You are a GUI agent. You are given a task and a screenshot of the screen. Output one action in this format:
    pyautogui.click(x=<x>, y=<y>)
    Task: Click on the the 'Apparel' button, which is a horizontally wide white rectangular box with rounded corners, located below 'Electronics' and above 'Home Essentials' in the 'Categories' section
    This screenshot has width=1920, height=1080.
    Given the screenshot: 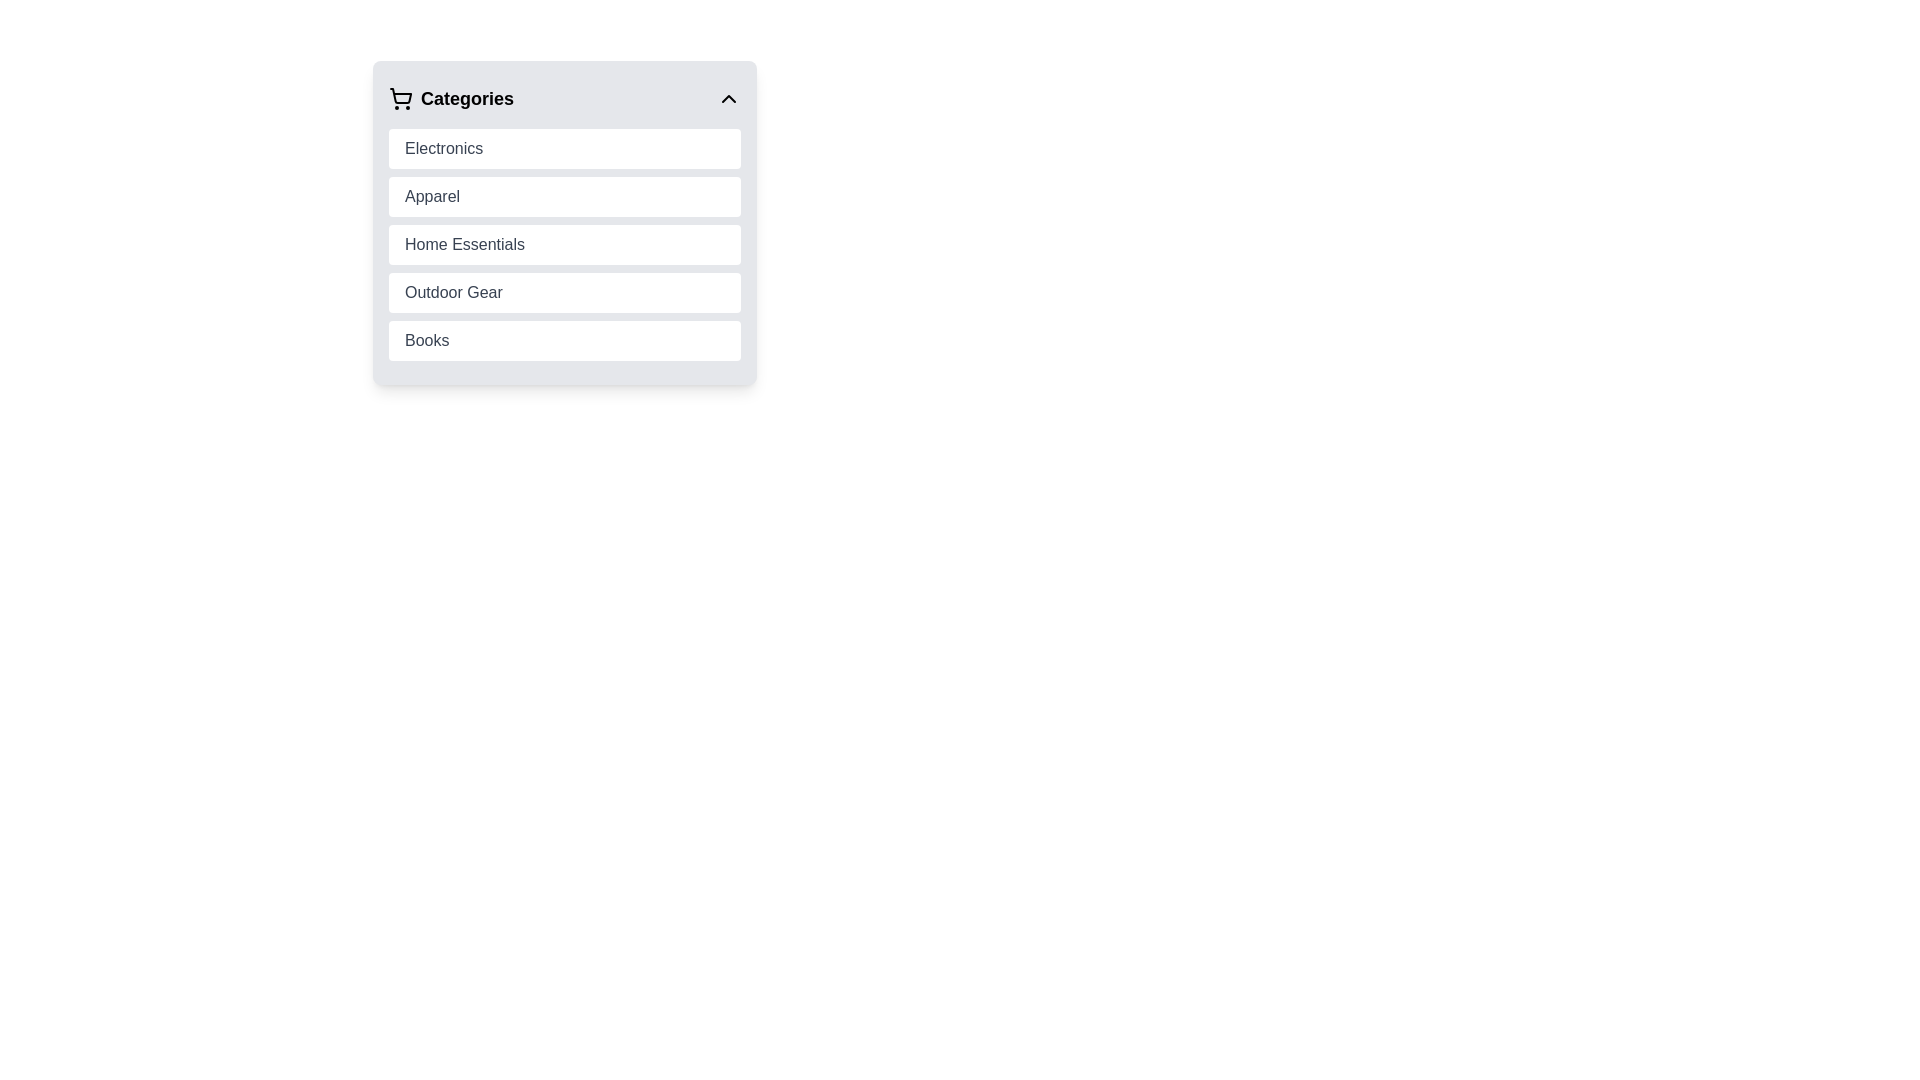 What is the action you would take?
    pyautogui.click(x=564, y=196)
    